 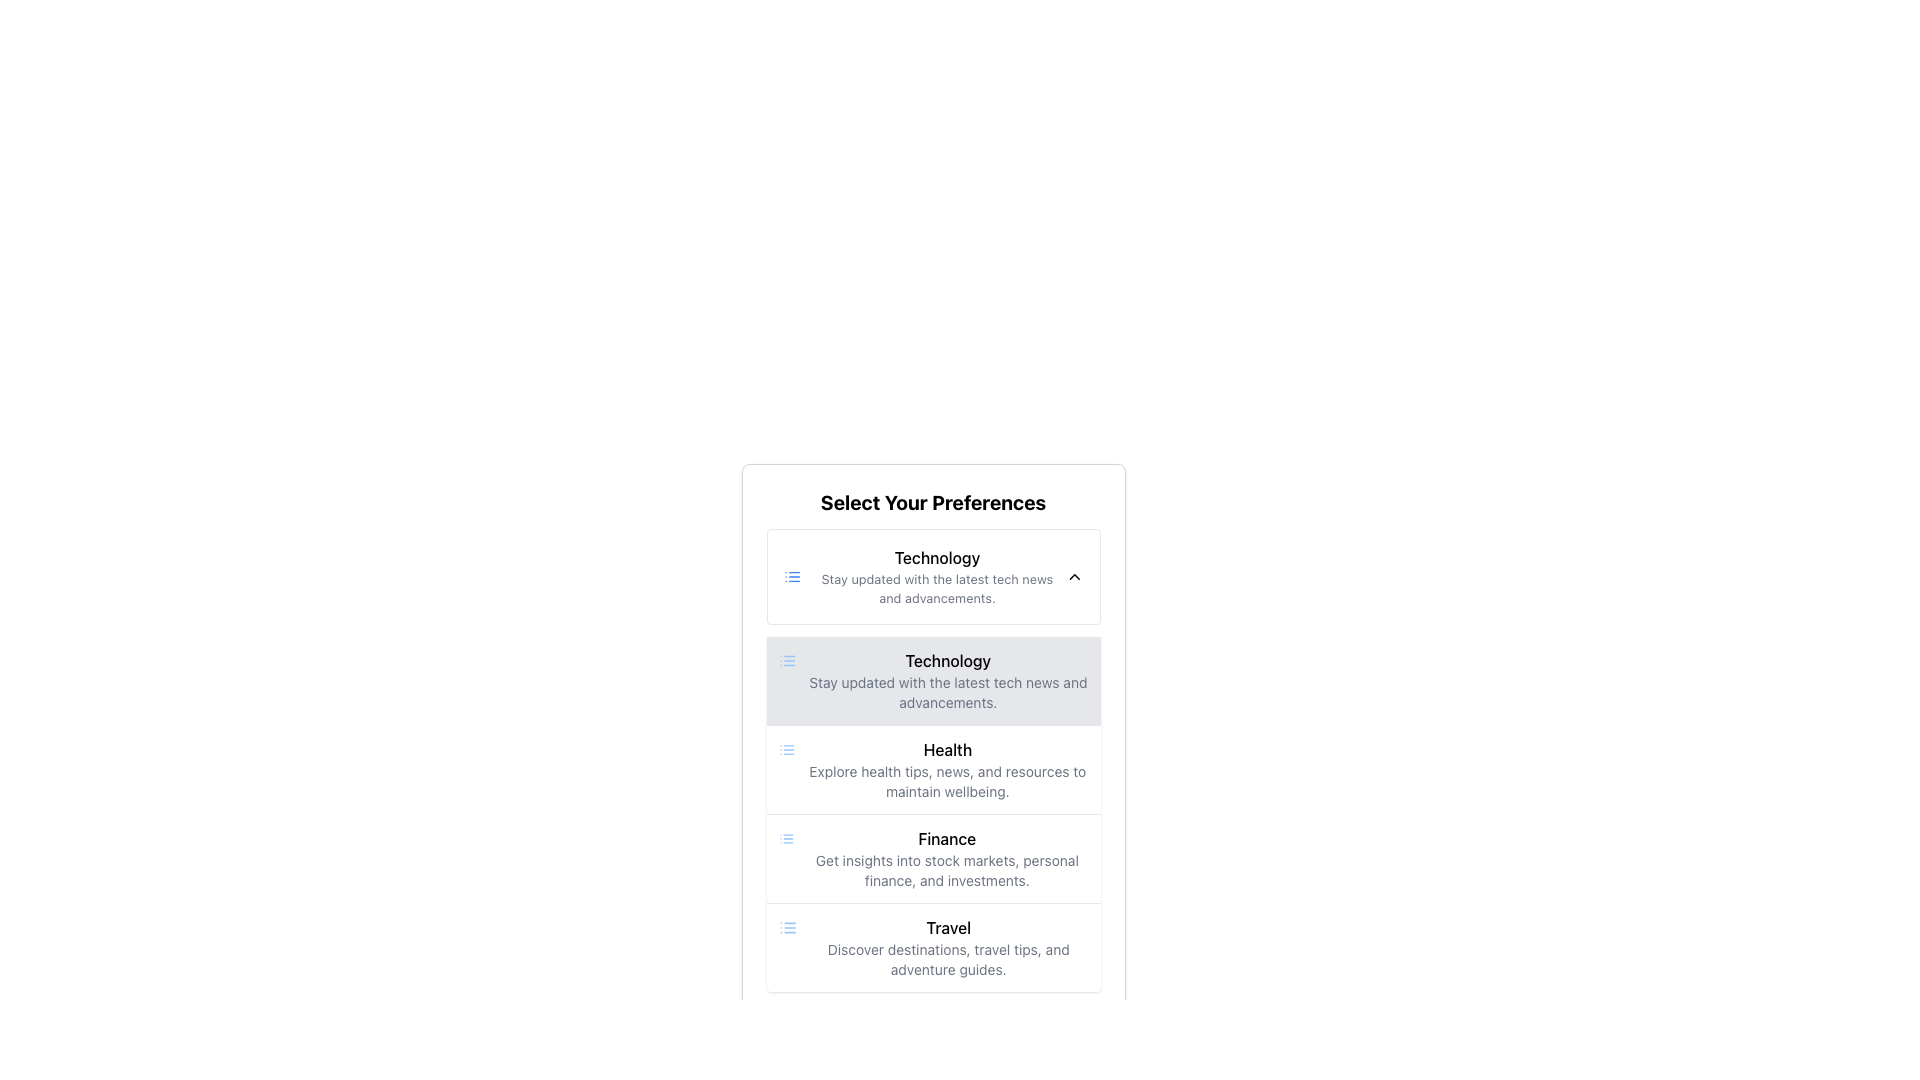 What do you see at coordinates (946, 769) in the screenshot?
I see `the Text label with descriptive content that provides information about health topics, located below the 'Technology' section and above the 'Finance' section` at bounding box center [946, 769].